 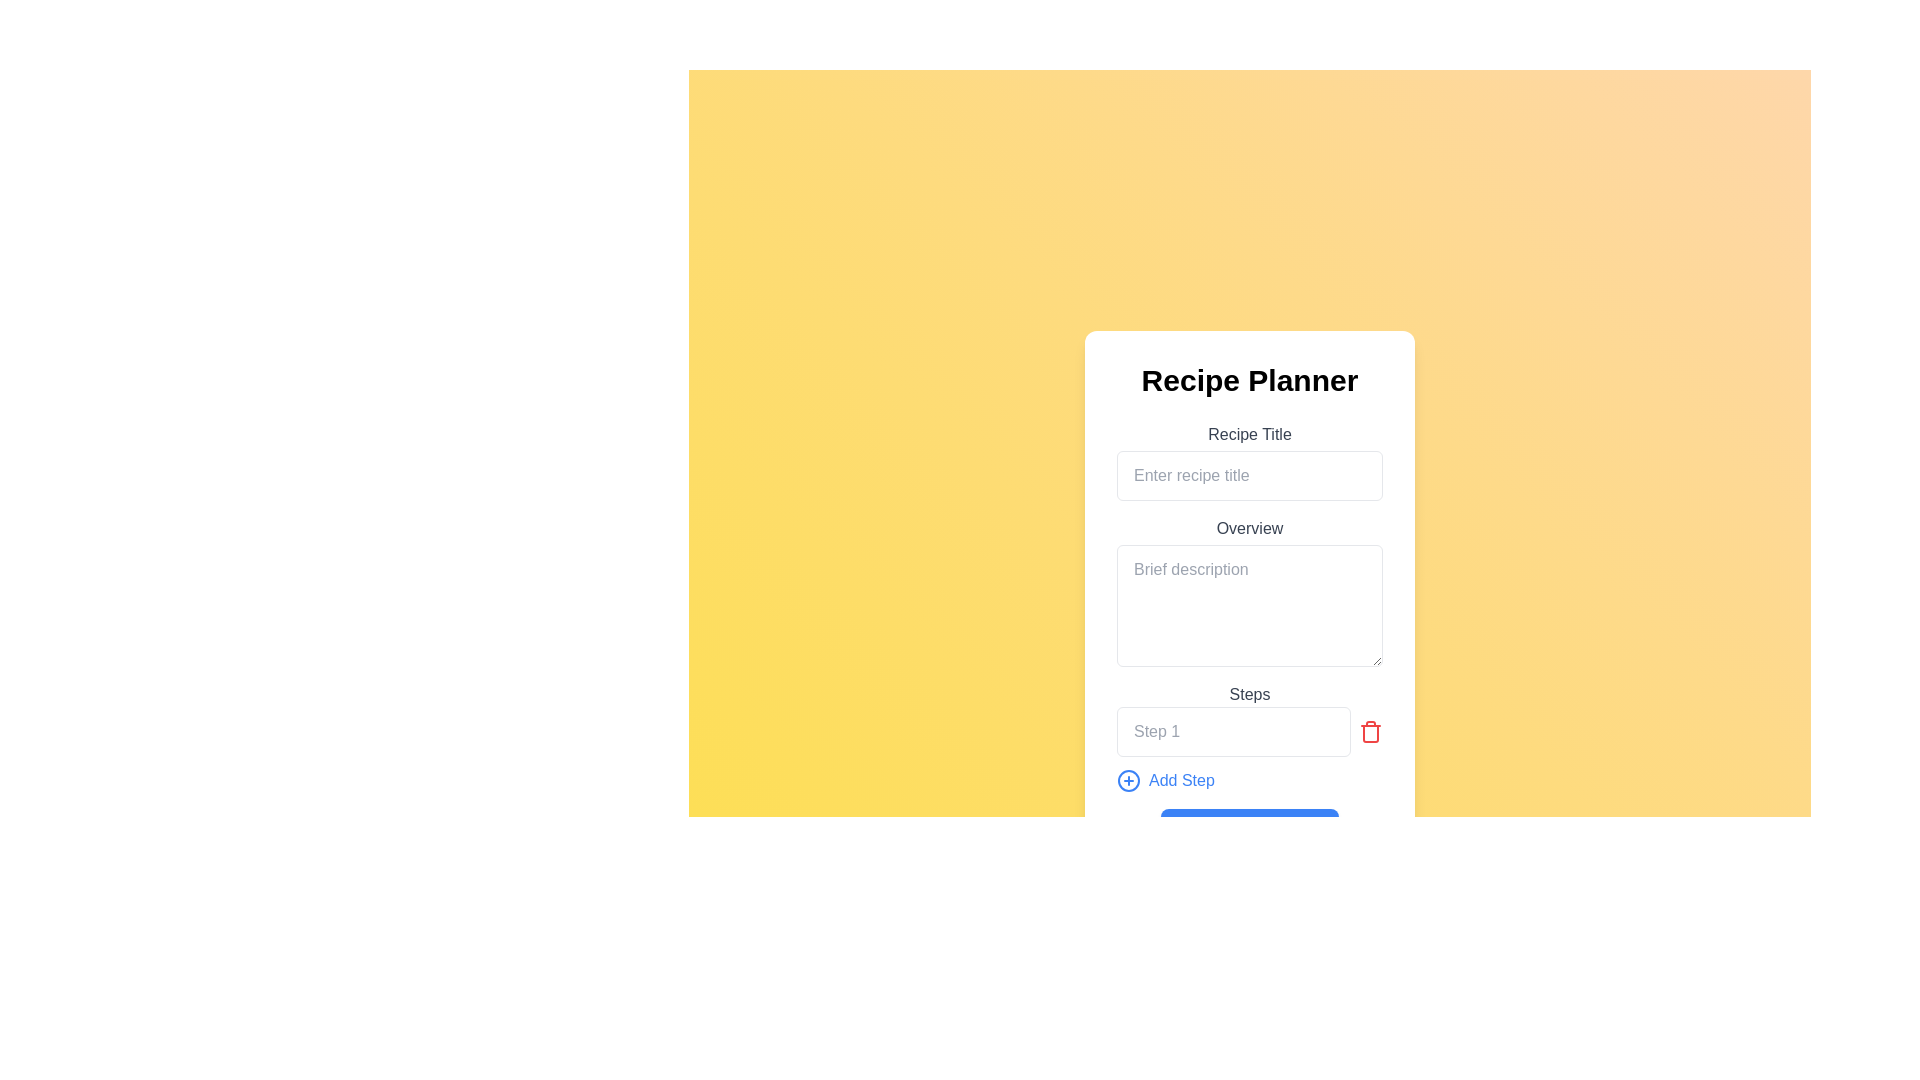 What do you see at coordinates (1303, 833) in the screenshot?
I see `the status indication for the save icon, which is an SVG image with a disk design located at the bottom of the interface and aligned toward the center` at bounding box center [1303, 833].